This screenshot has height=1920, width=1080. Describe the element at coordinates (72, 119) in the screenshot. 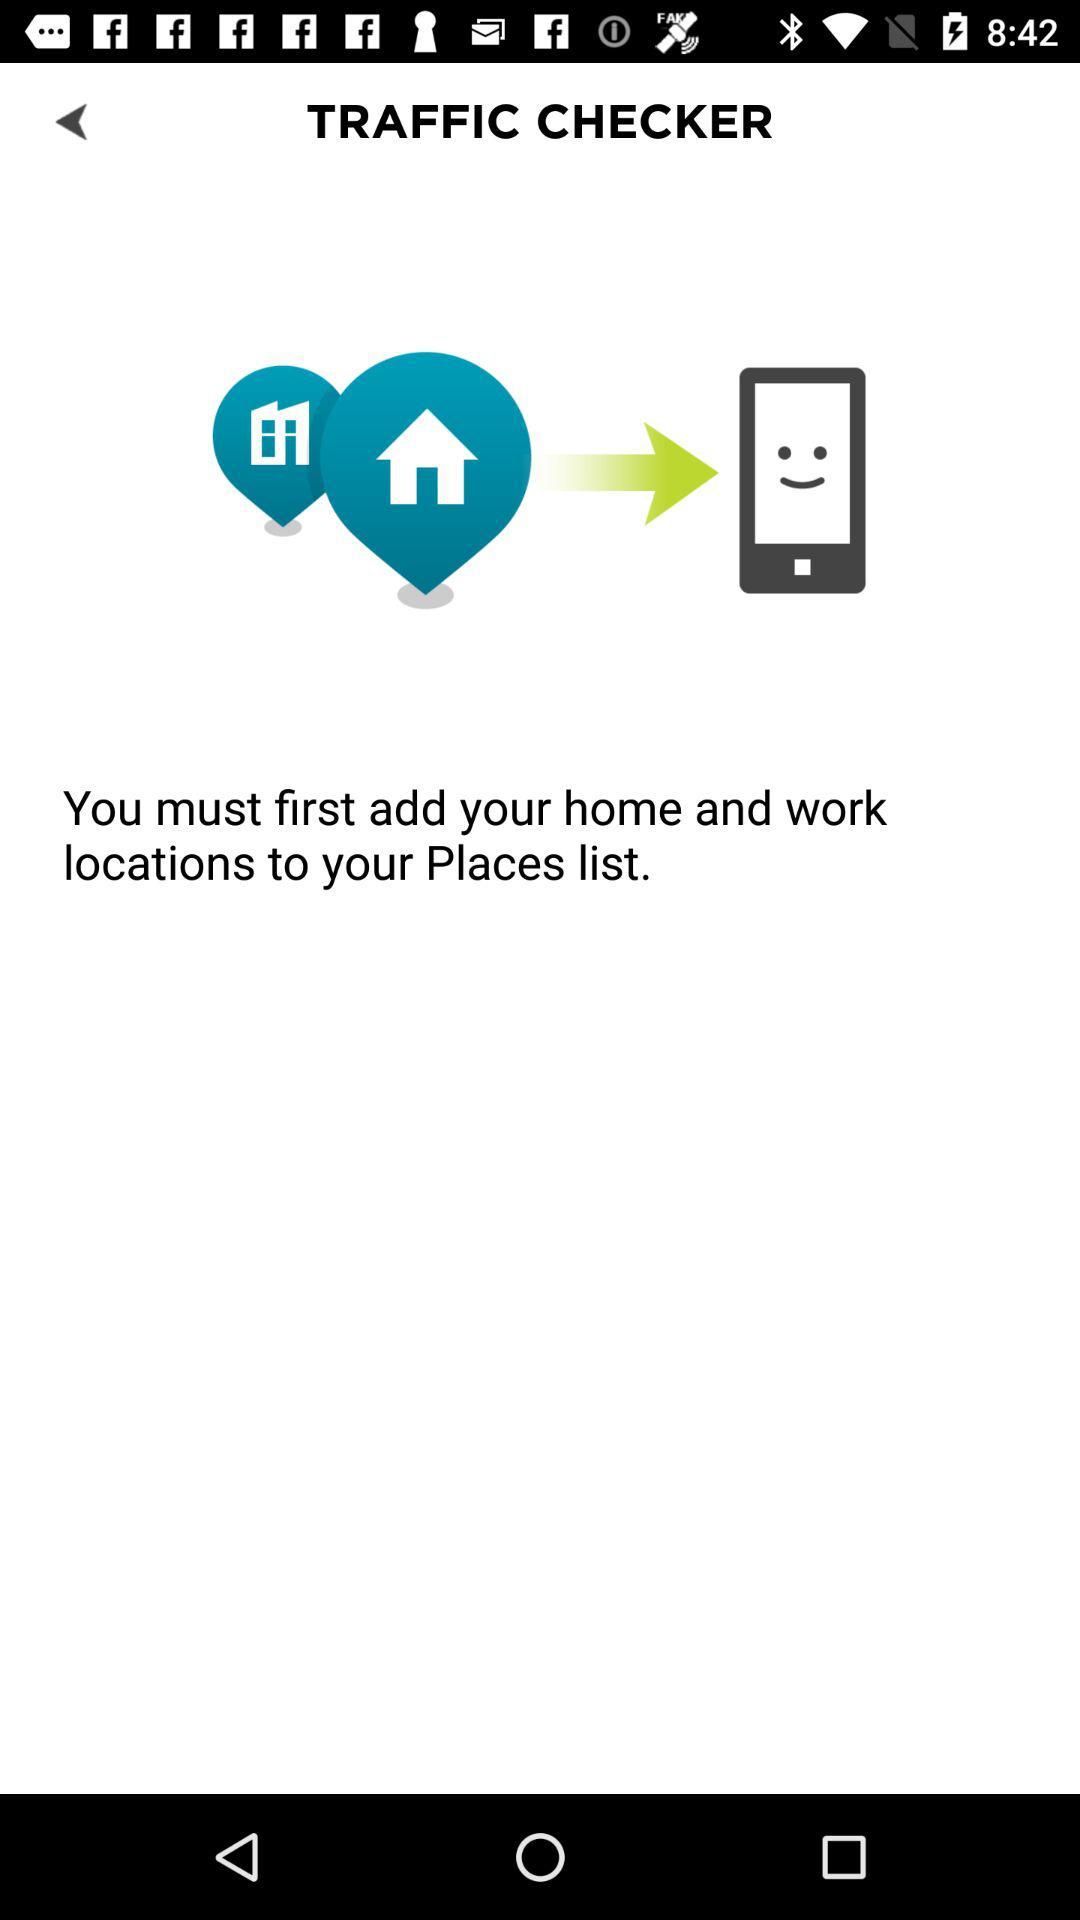

I see `icon next to the traffic checker icon` at that location.